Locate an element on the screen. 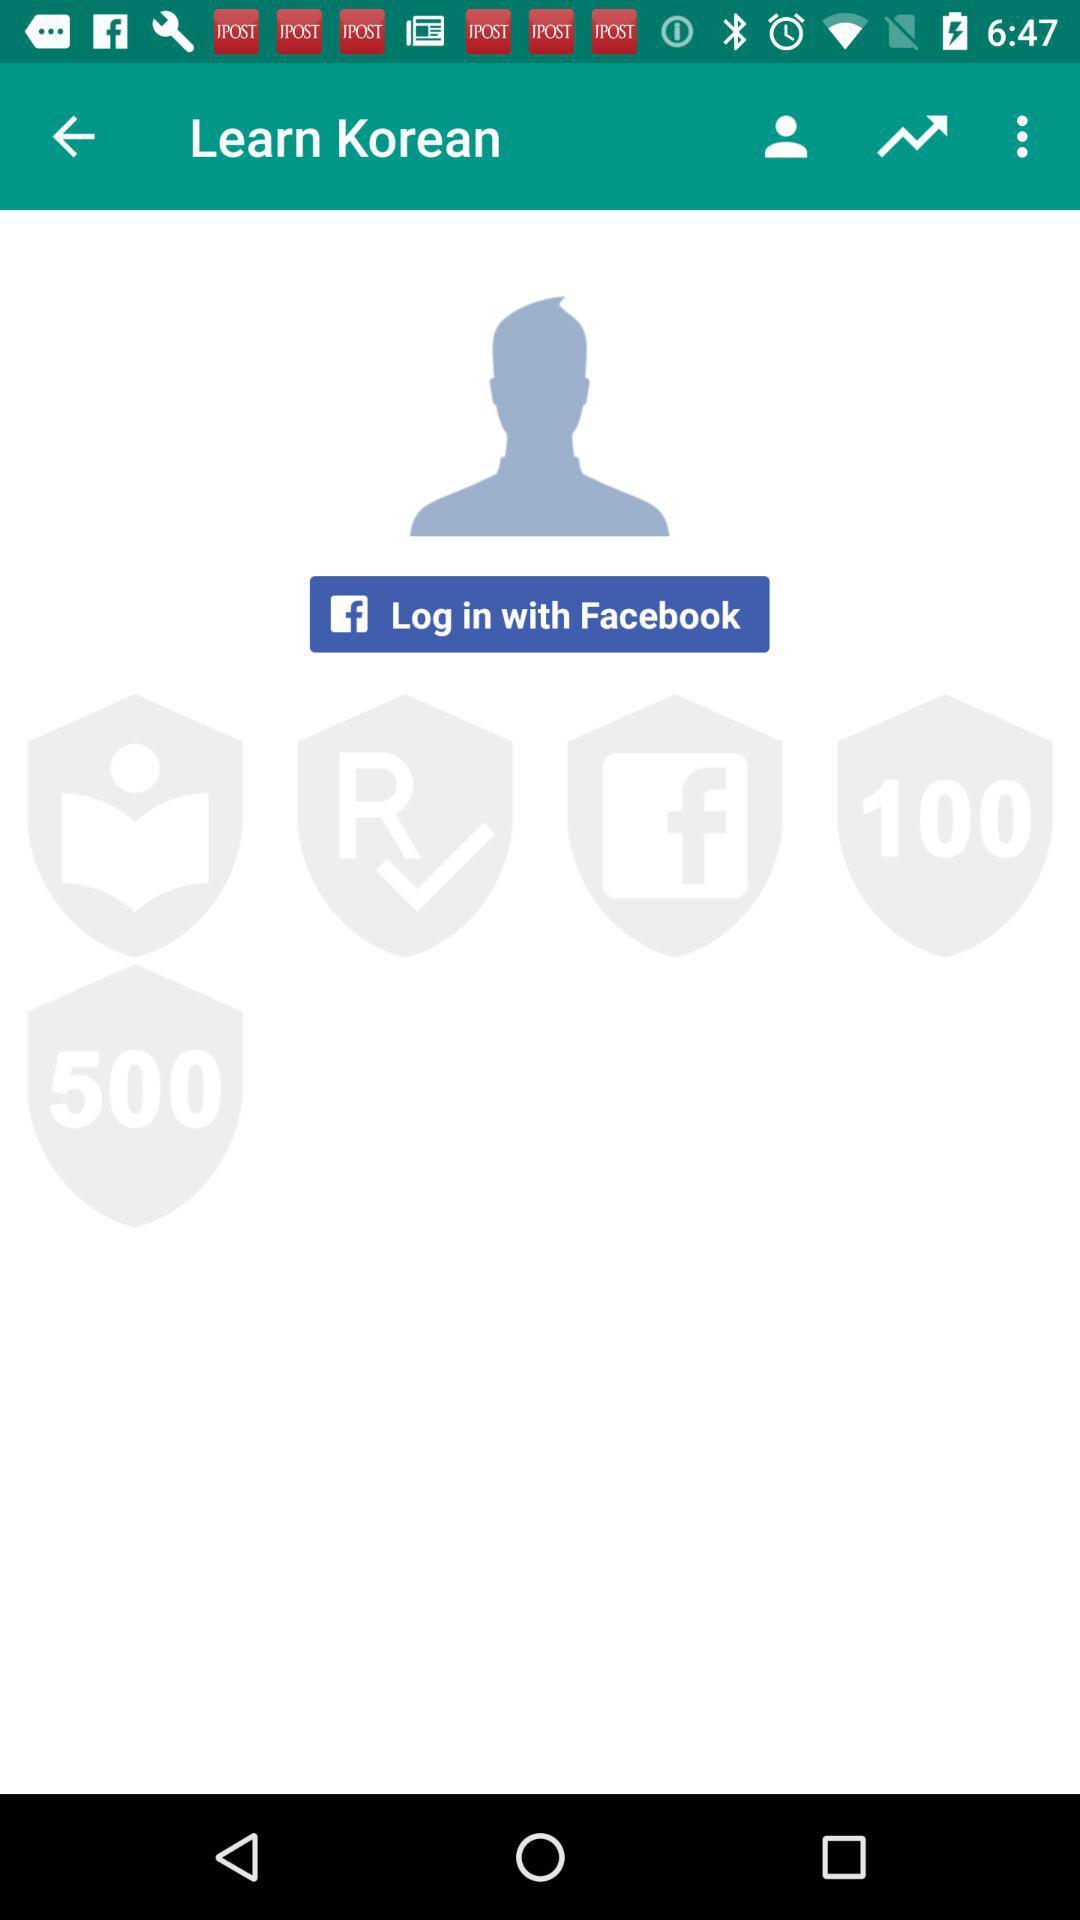 The image size is (1080, 1920). the log in with is located at coordinates (538, 613).